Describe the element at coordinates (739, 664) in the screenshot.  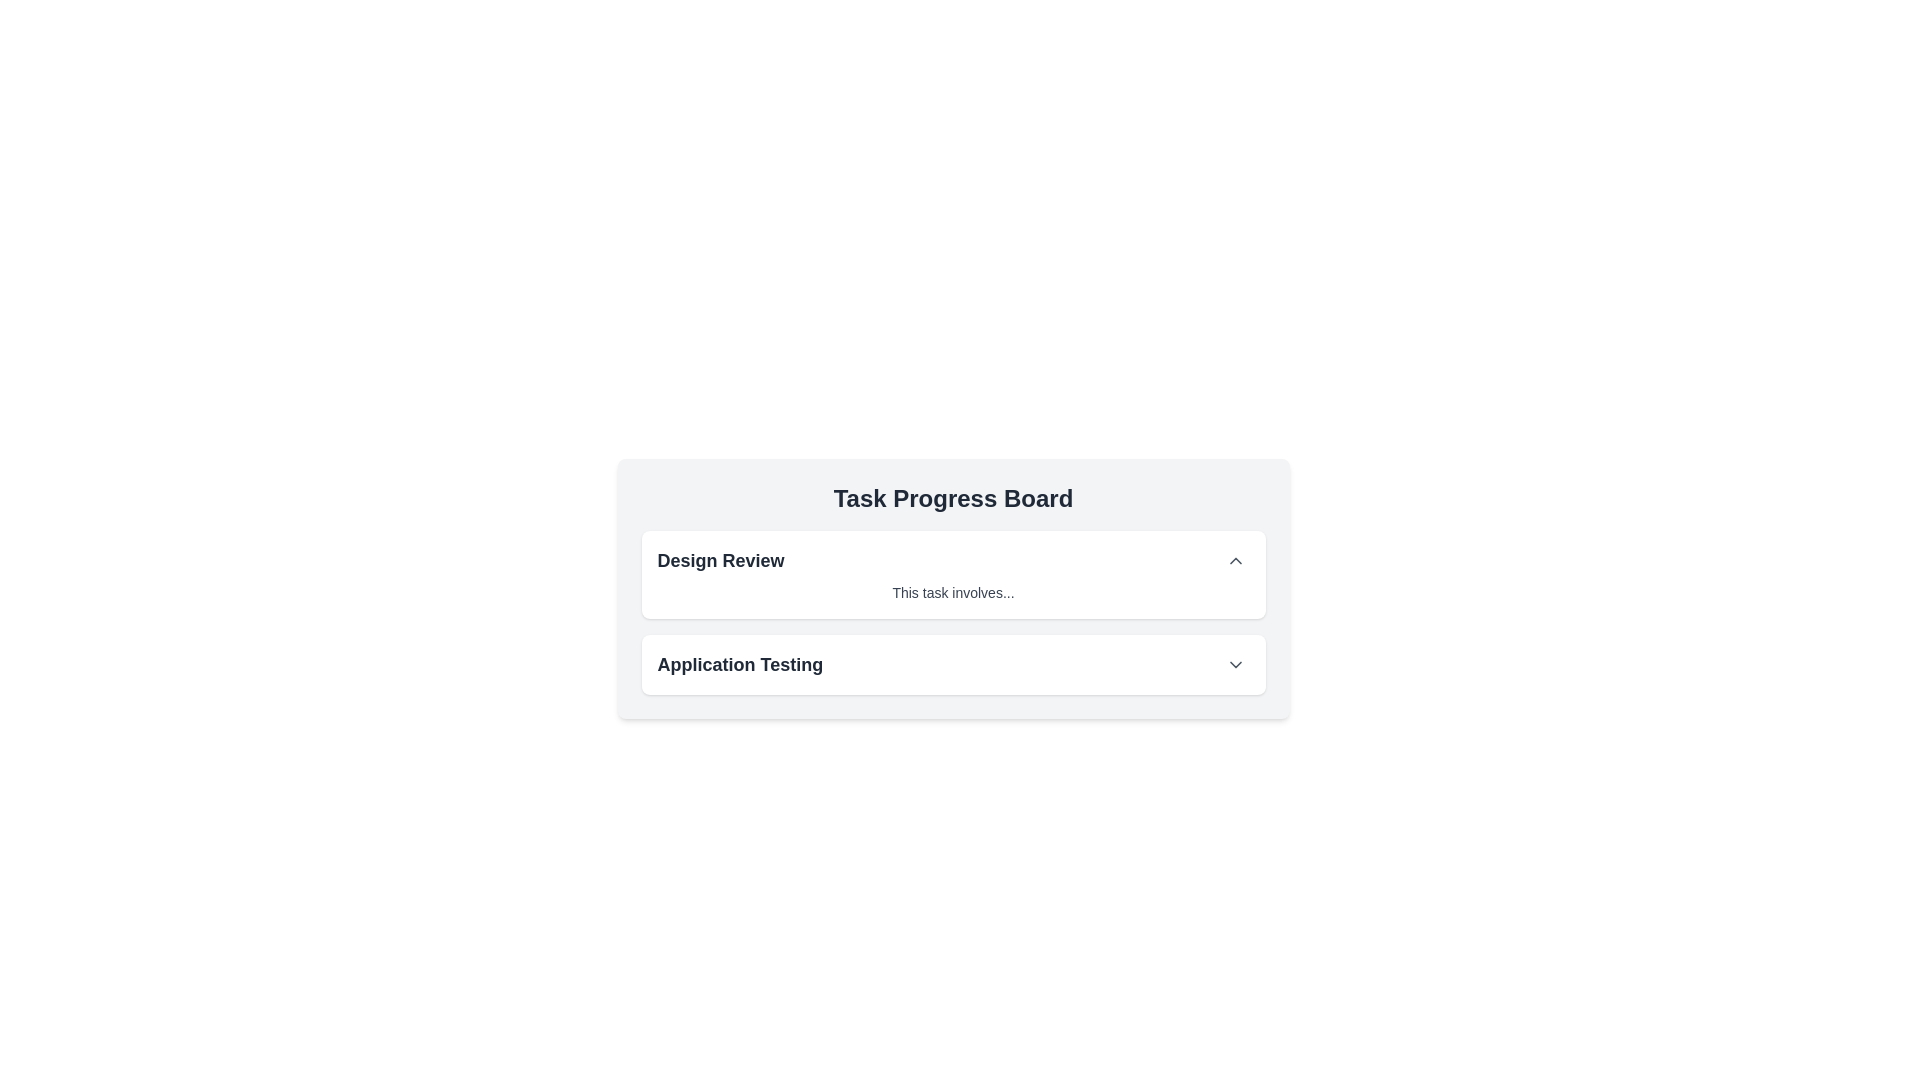
I see `the text label displaying 'Application Testing', which is prominently styled in bold and dark gray, located under the 'Design Review' section of the task progress board interface` at that location.